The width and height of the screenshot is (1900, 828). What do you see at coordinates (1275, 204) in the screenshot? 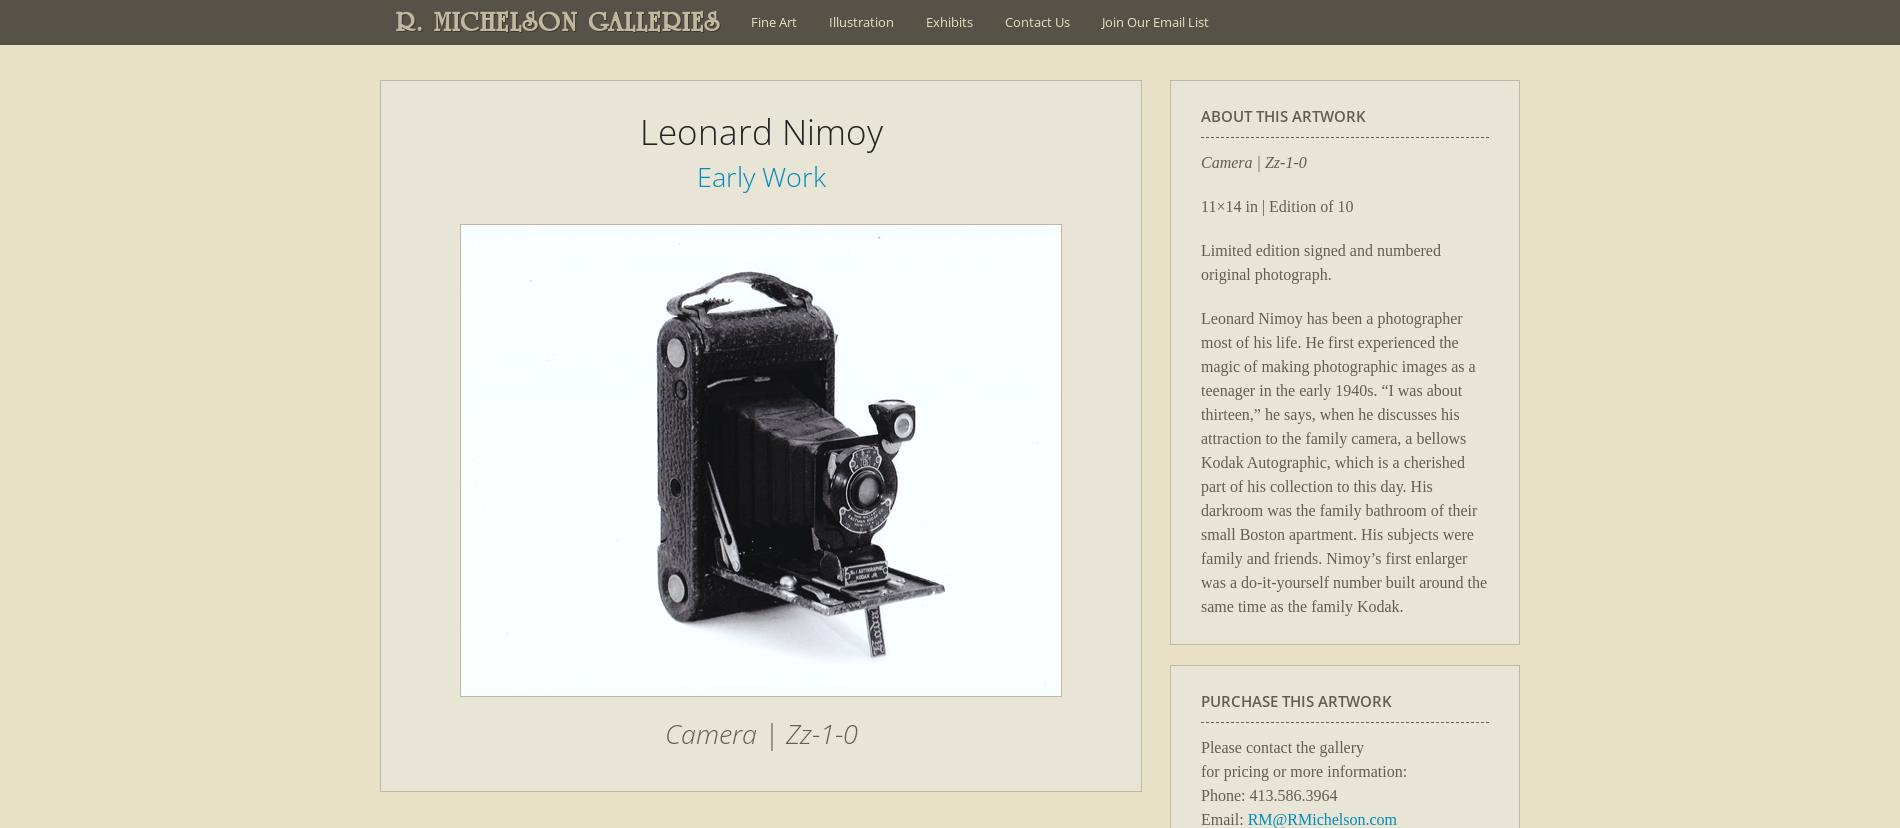
I see `'11×14 in | Edition of 10'` at bounding box center [1275, 204].